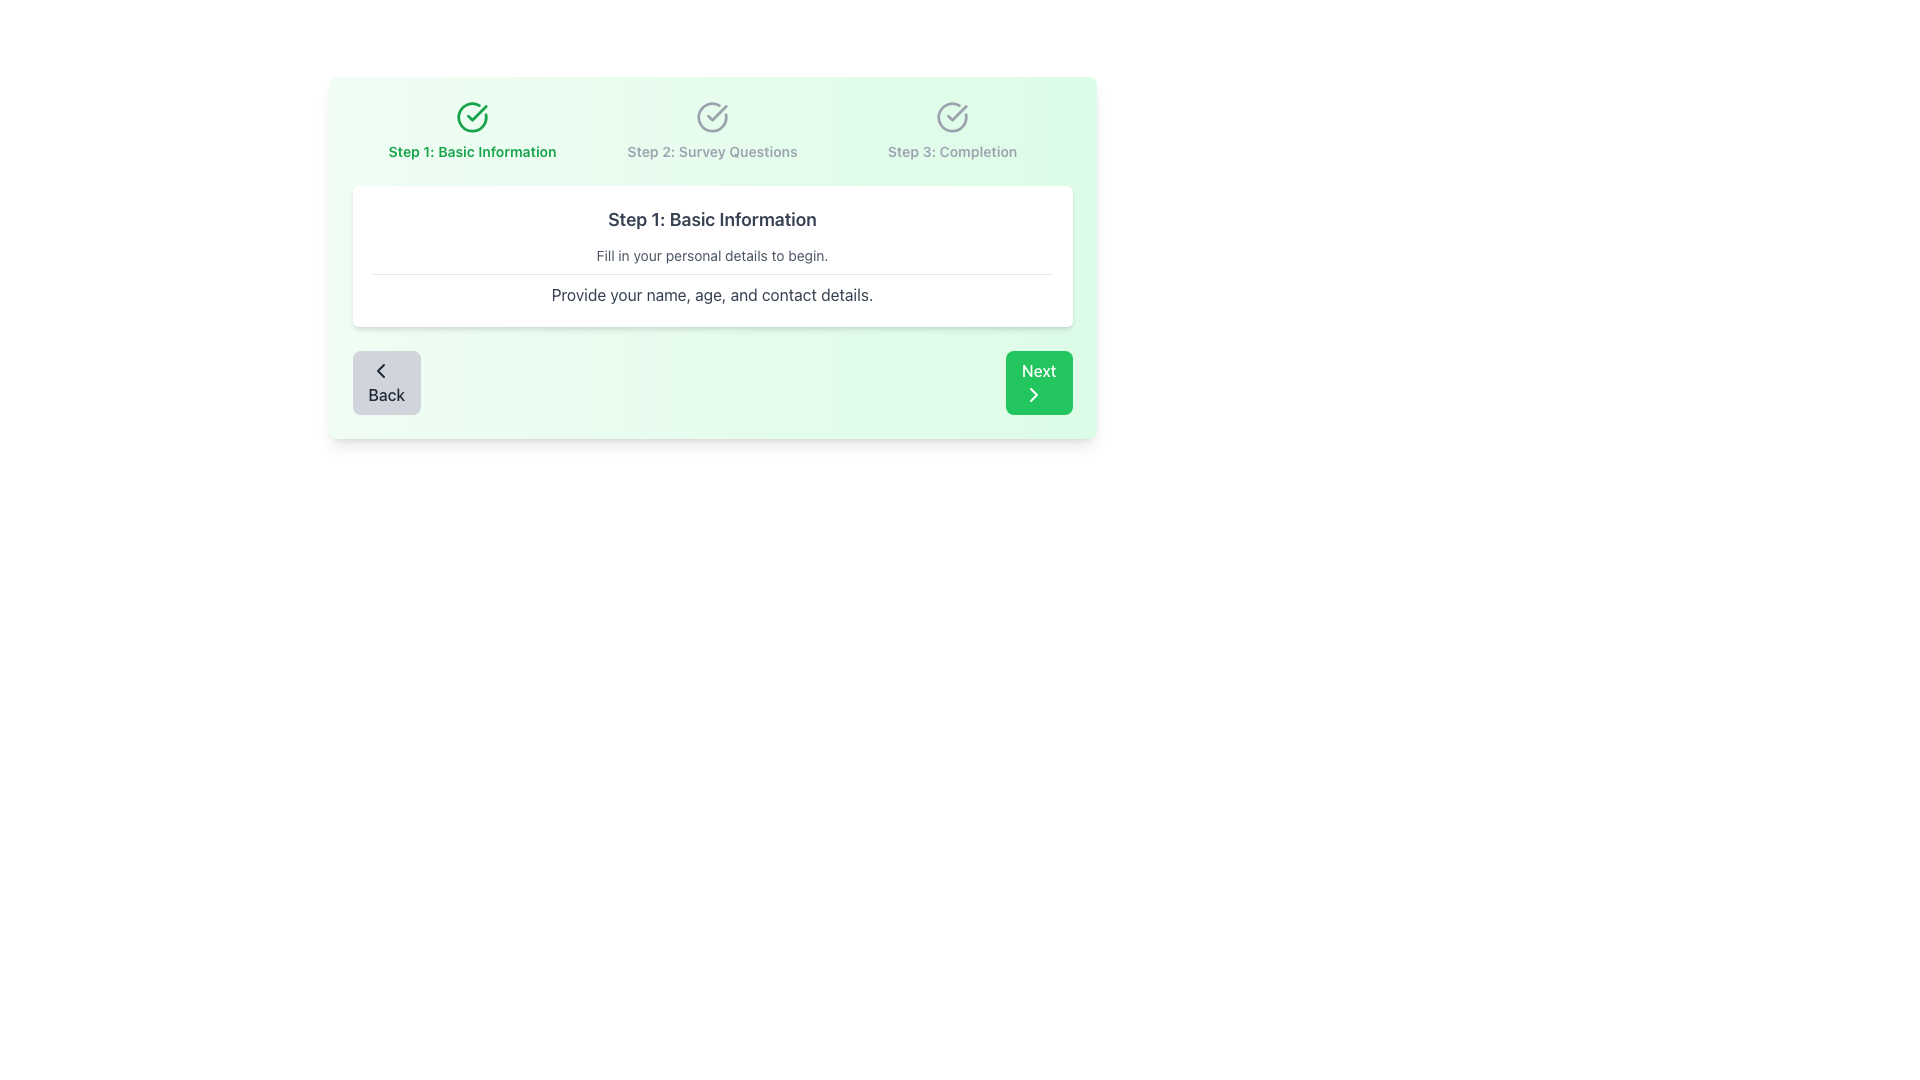 The image size is (1920, 1080). Describe the element at coordinates (951, 150) in the screenshot. I see `the text label displaying 'Step 3: Completion'` at that location.